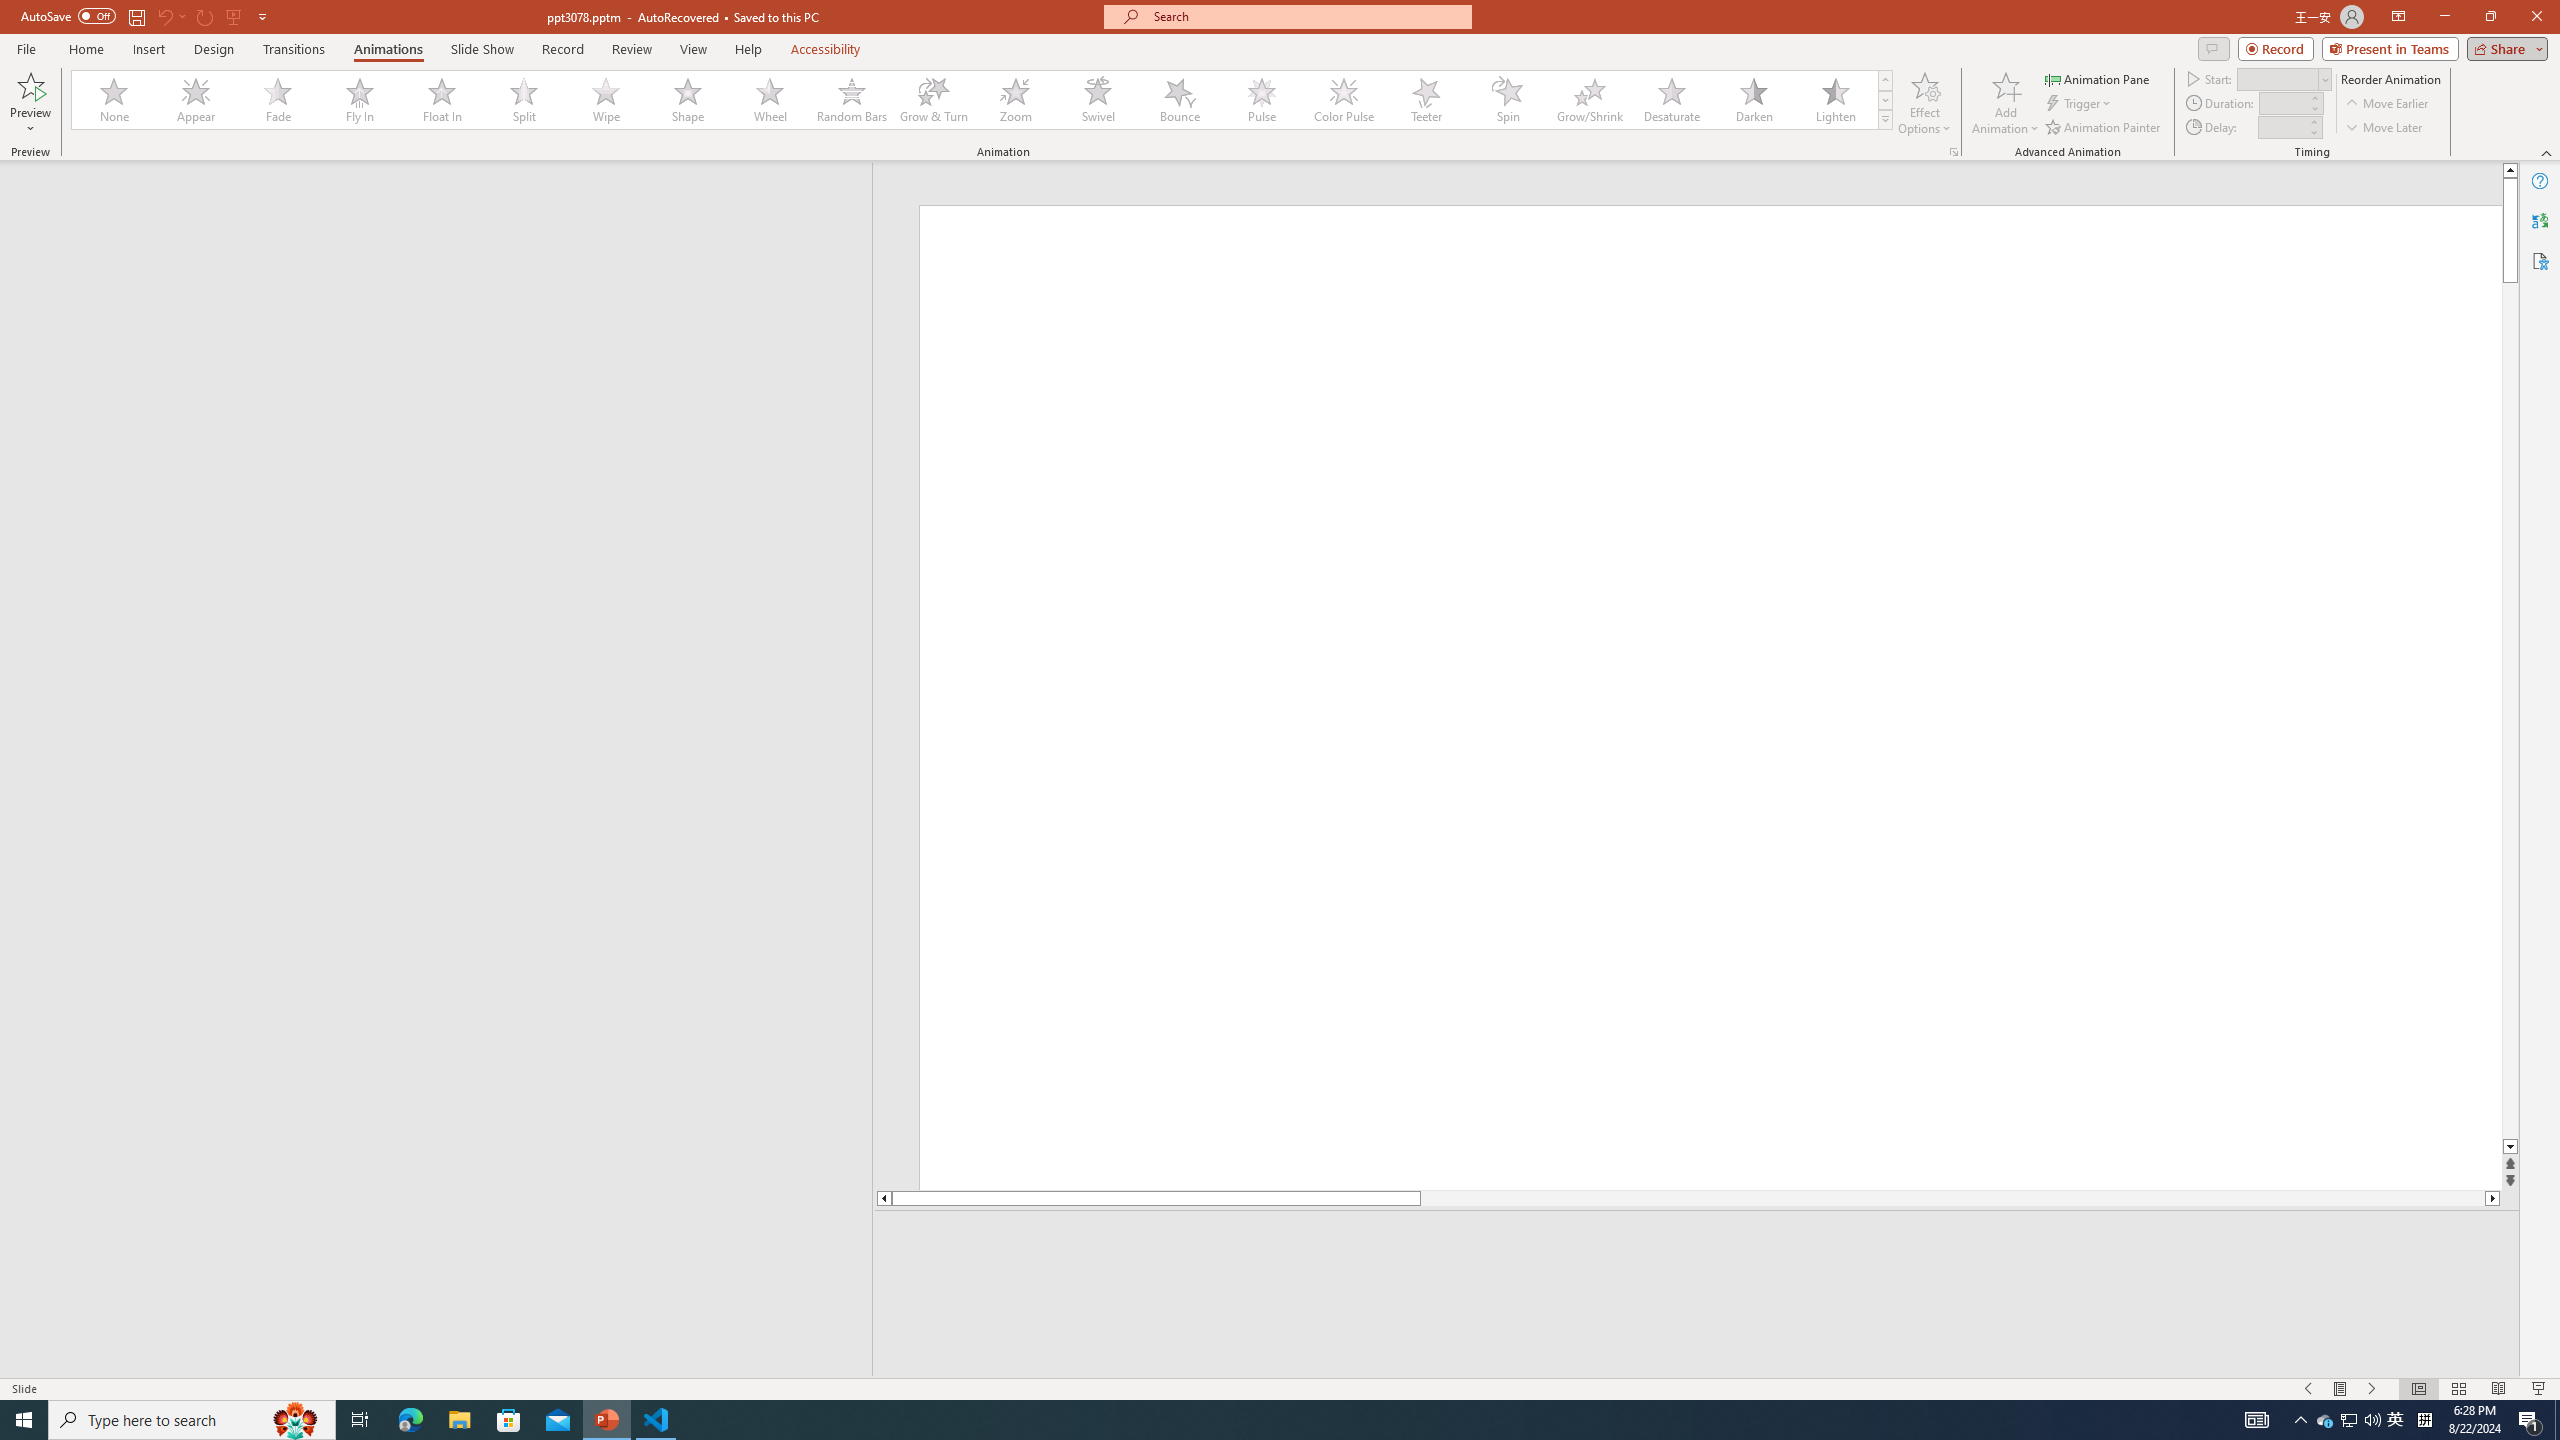 Image resolution: width=2560 pixels, height=1440 pixels. I want to click on 'Fly In', so click(359, 99).